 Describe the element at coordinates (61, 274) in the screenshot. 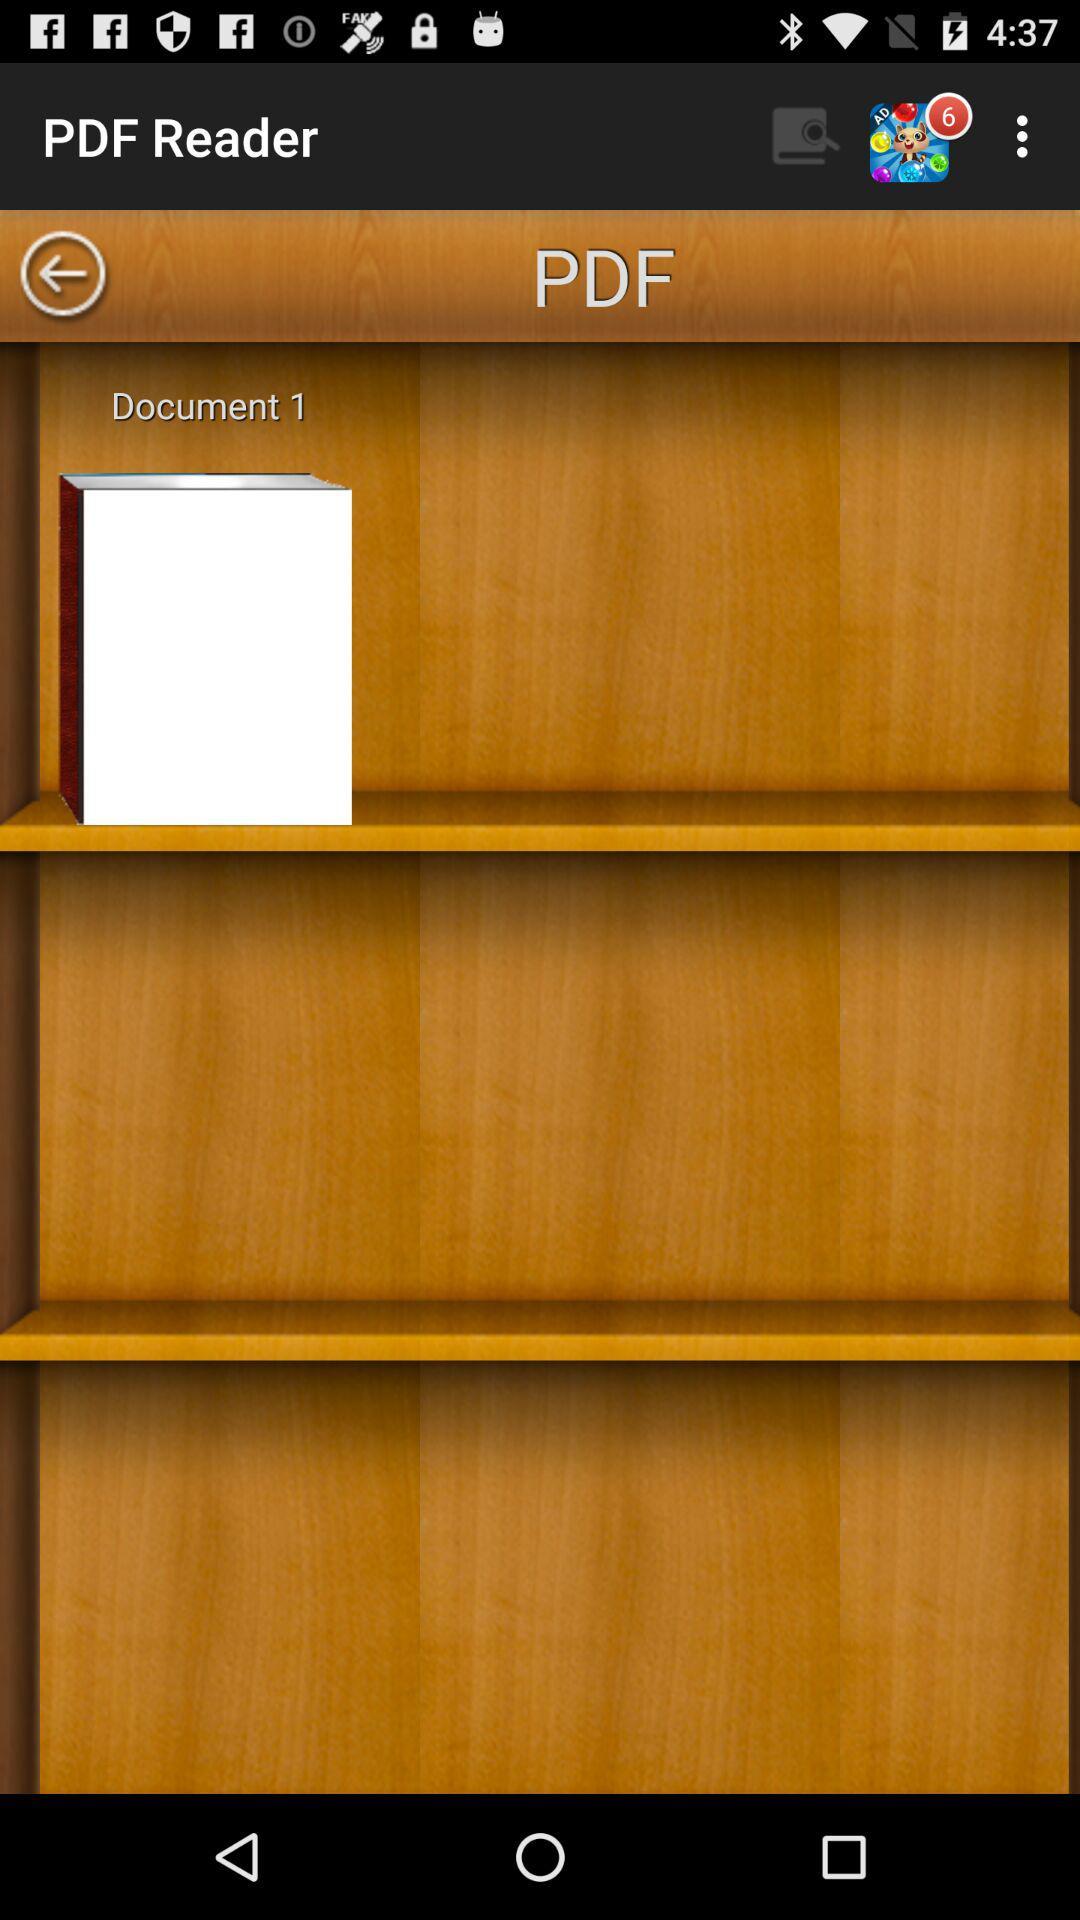

I see `go back` at that location.